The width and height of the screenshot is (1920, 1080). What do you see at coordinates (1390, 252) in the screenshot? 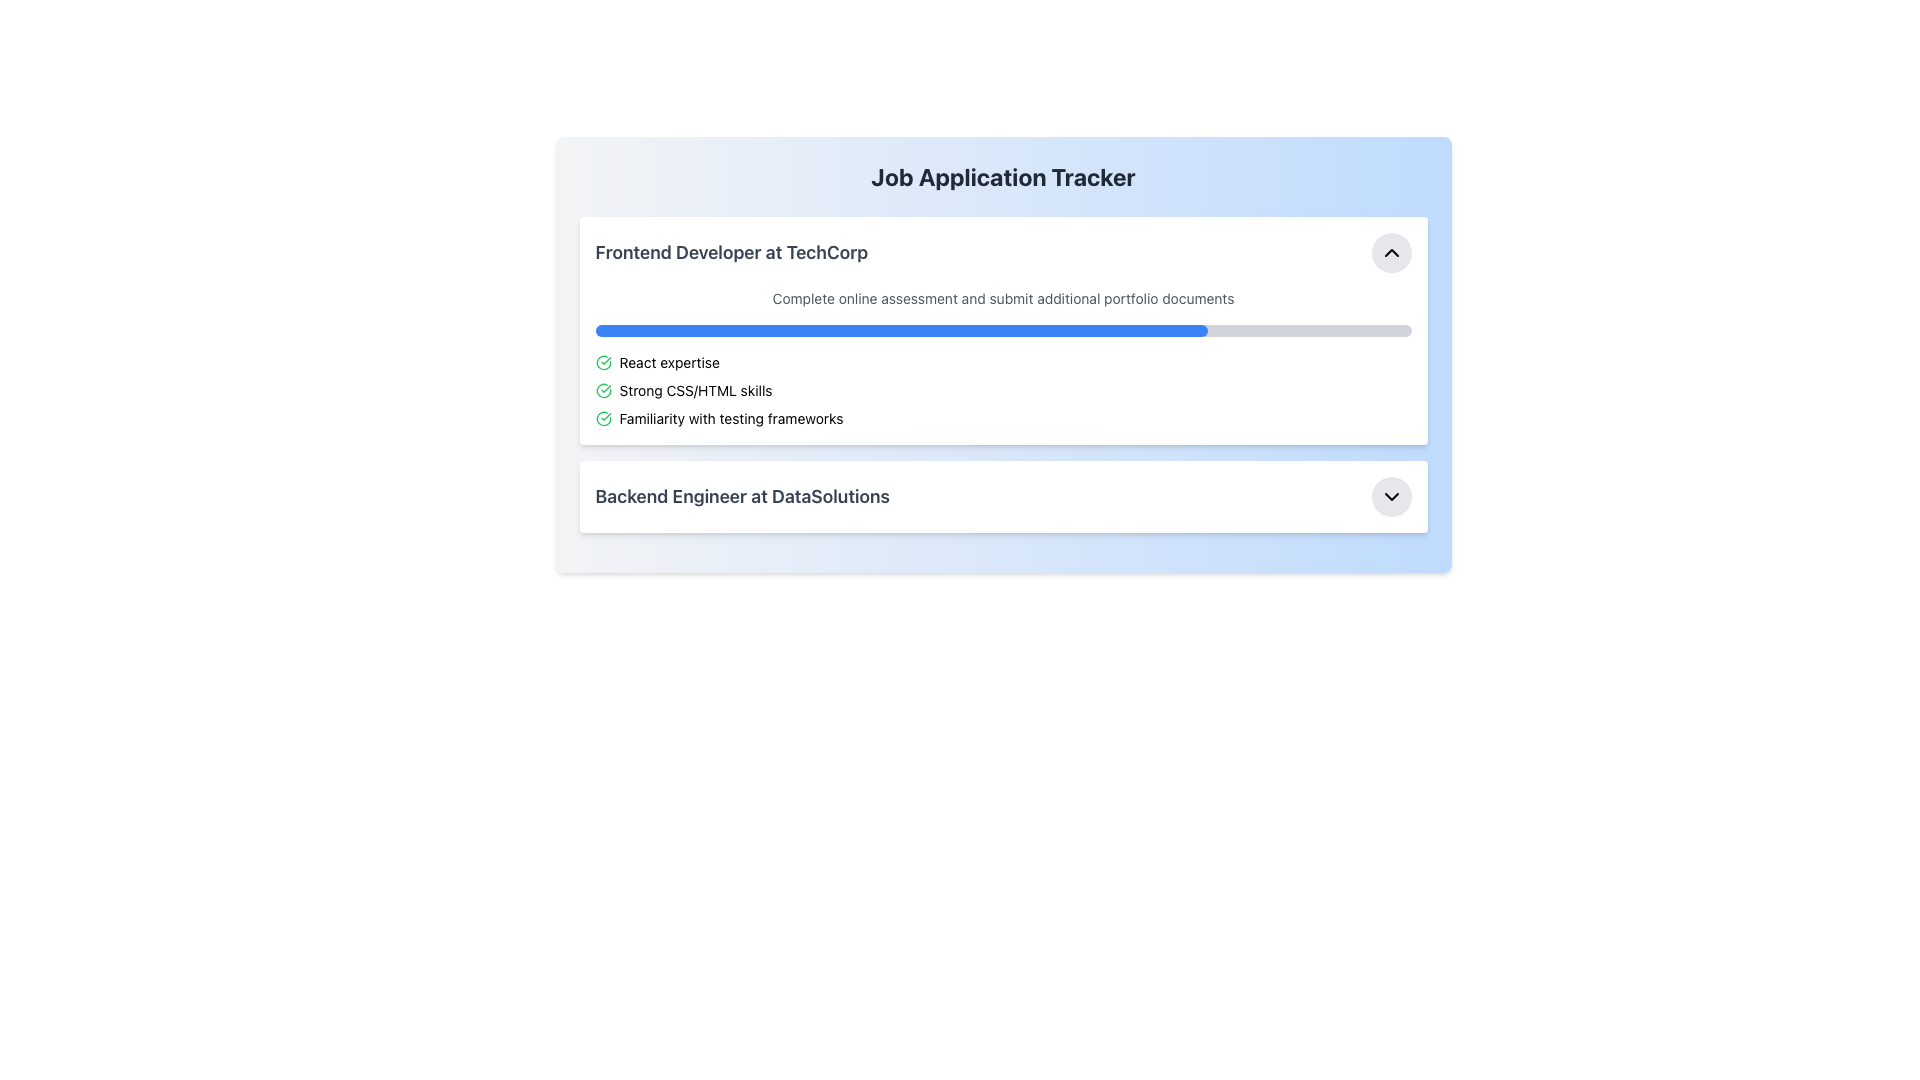
I see `the upward-facing chevron icon embedded in the light gray rounded button` at bounding box center [1390, 252].